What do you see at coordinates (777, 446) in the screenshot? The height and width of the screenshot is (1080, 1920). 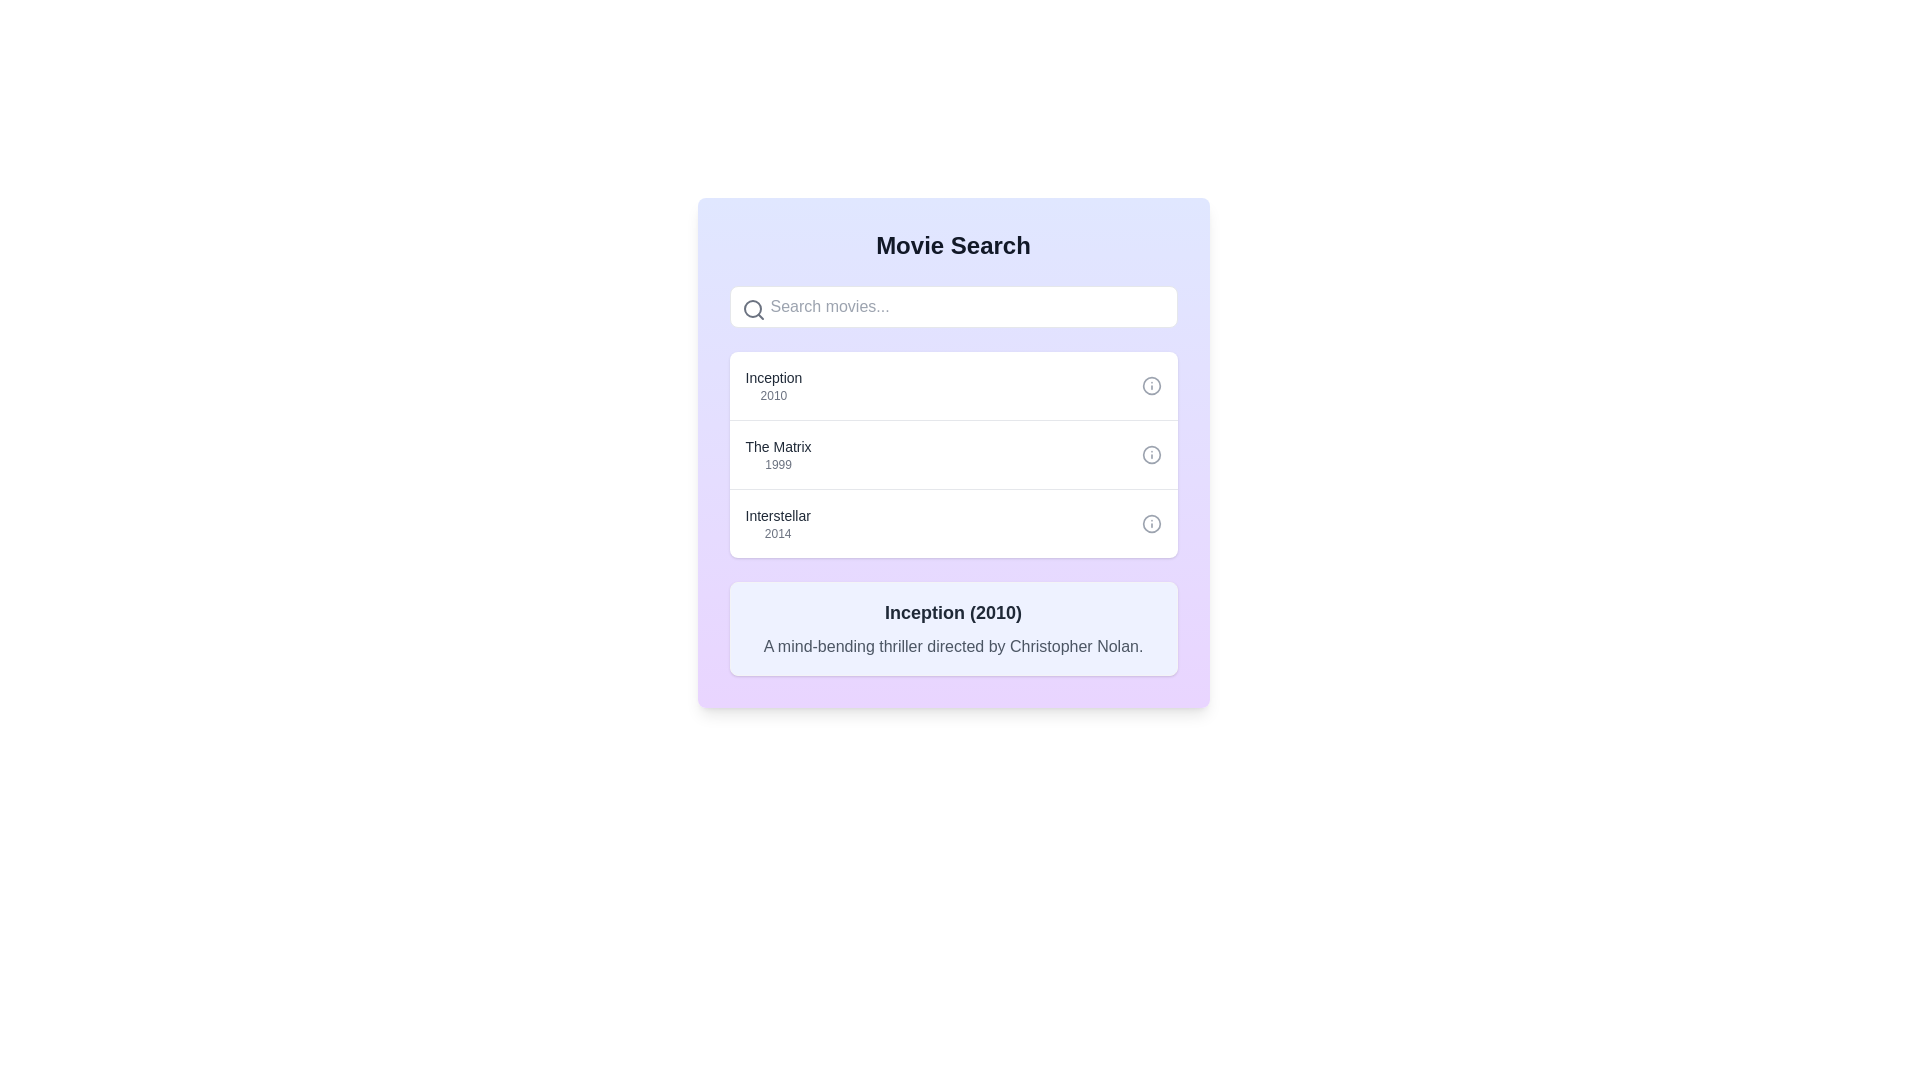 I see `the movie title text label, which is centrally located within the movie list card, displaying the title of the second movie entry` at bounding box center [777, 446].